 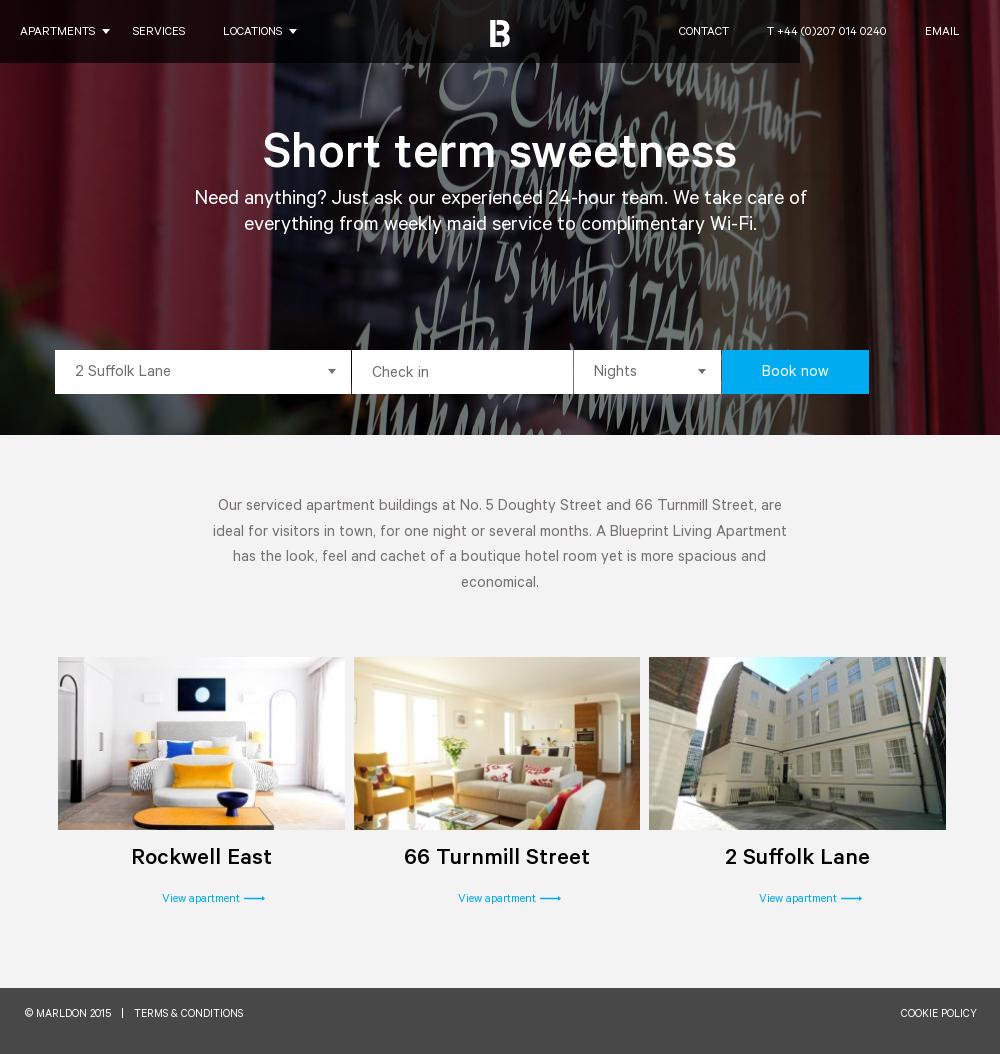 I want to click on 'SERVICES', so click(x=133, y=33).